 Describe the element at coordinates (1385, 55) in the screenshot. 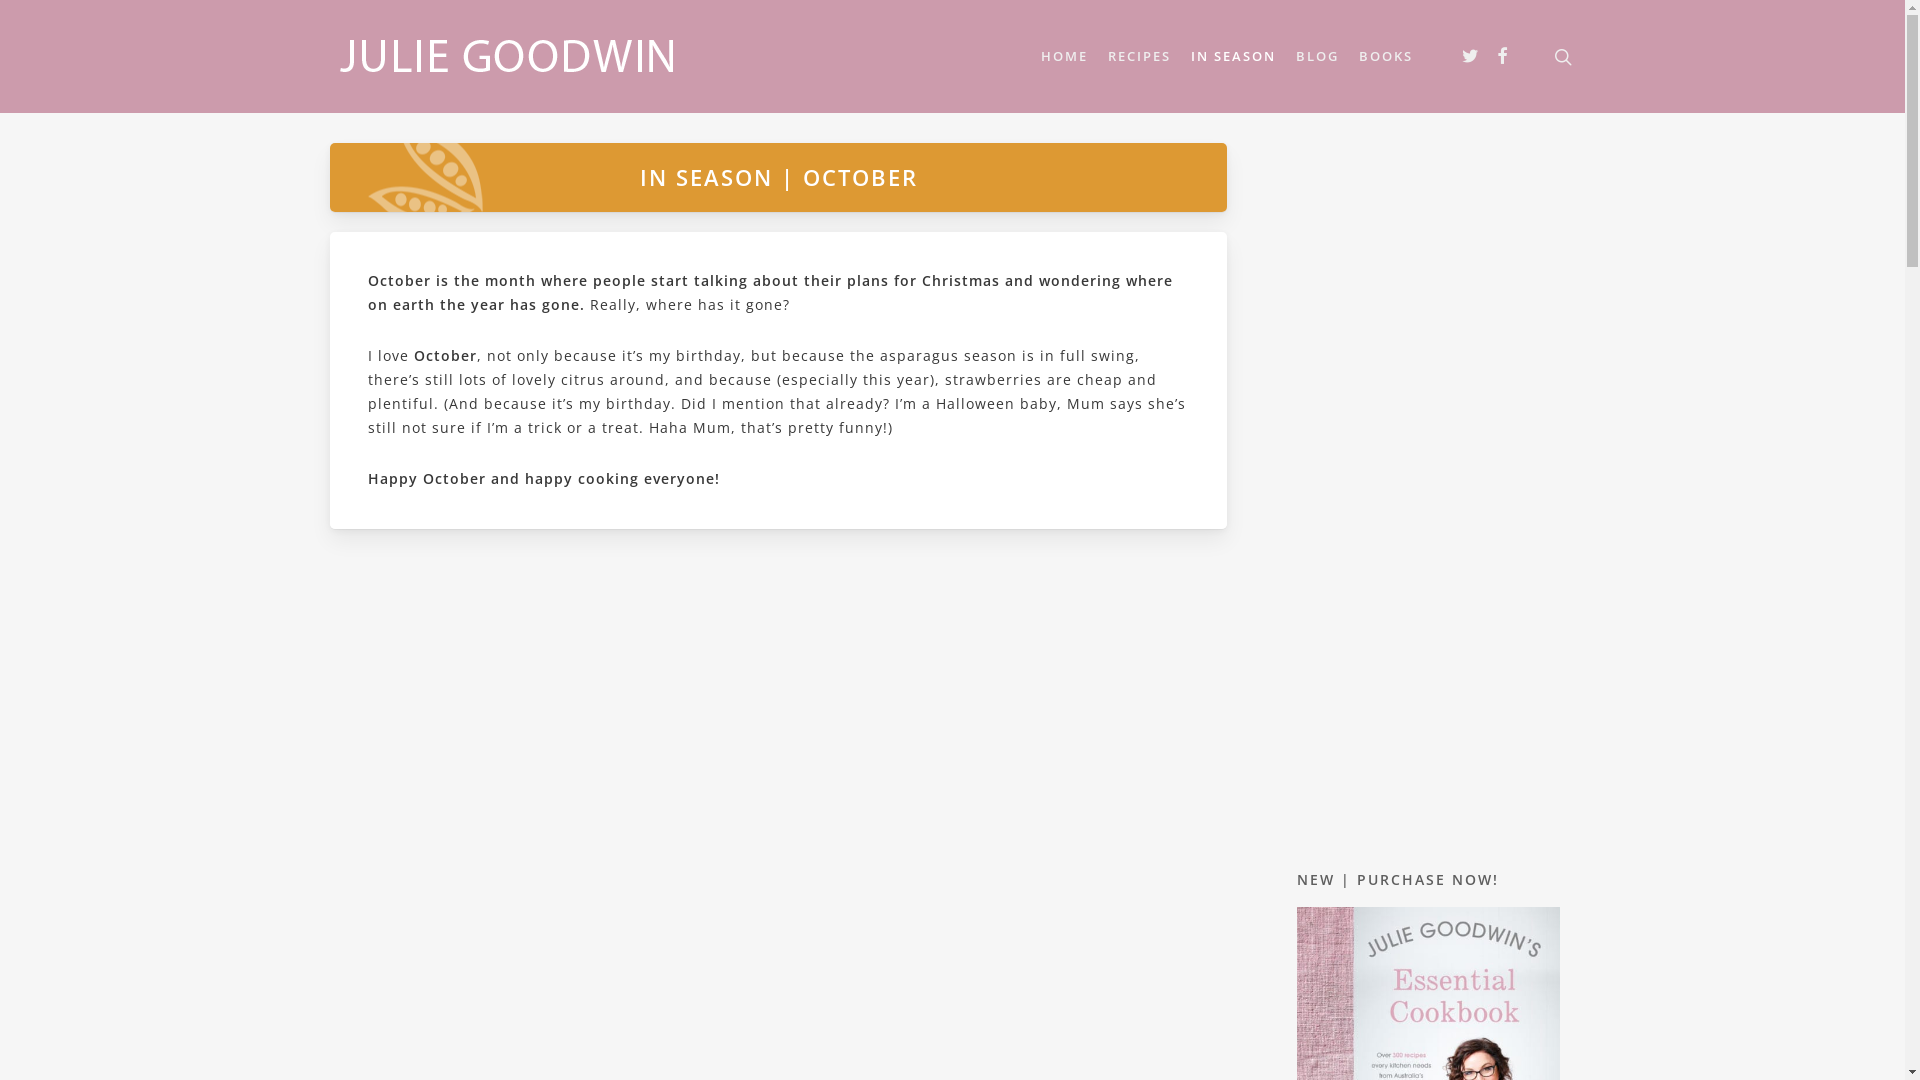

I see `'BOOKS'` at that location.